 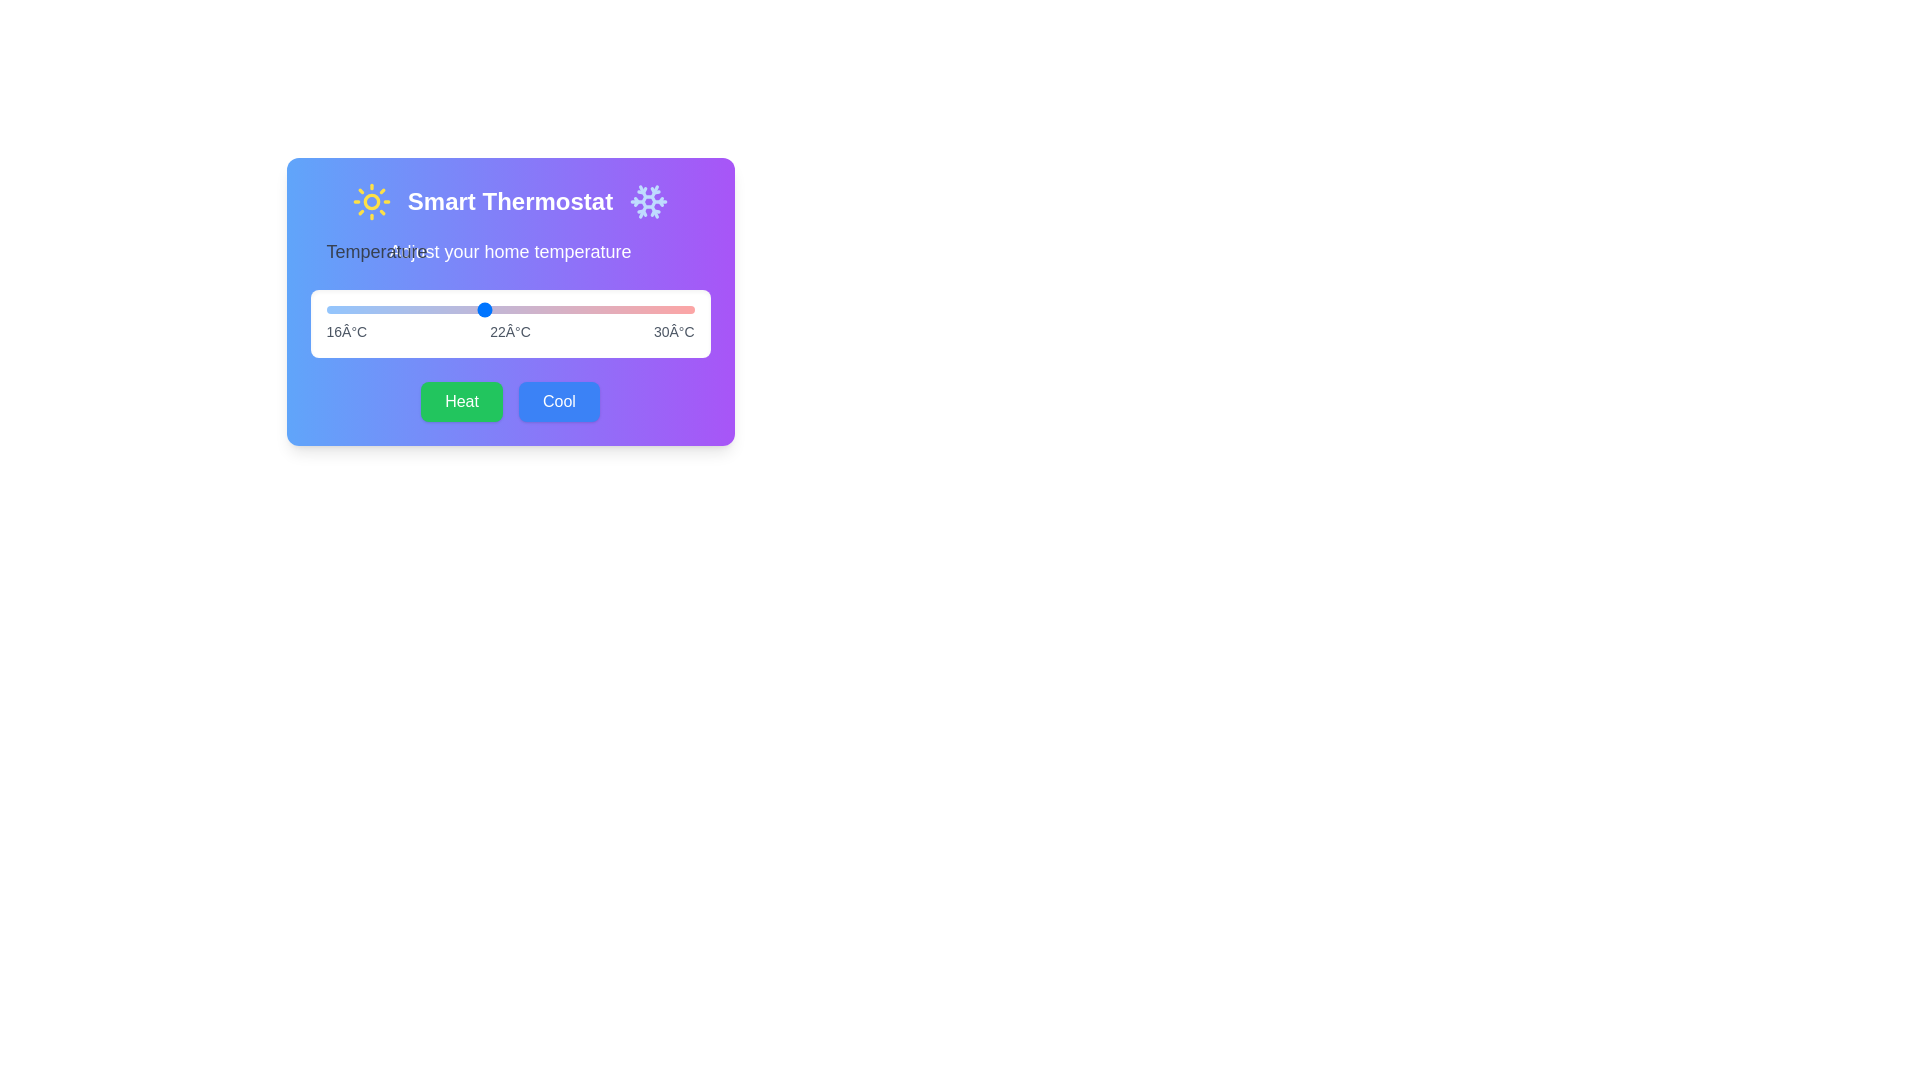 What do you see at coordinates (456, 309) in the screenshot?
I see `the temperature slider to 21 degrees Celsius` at bounding box center [456, 309].